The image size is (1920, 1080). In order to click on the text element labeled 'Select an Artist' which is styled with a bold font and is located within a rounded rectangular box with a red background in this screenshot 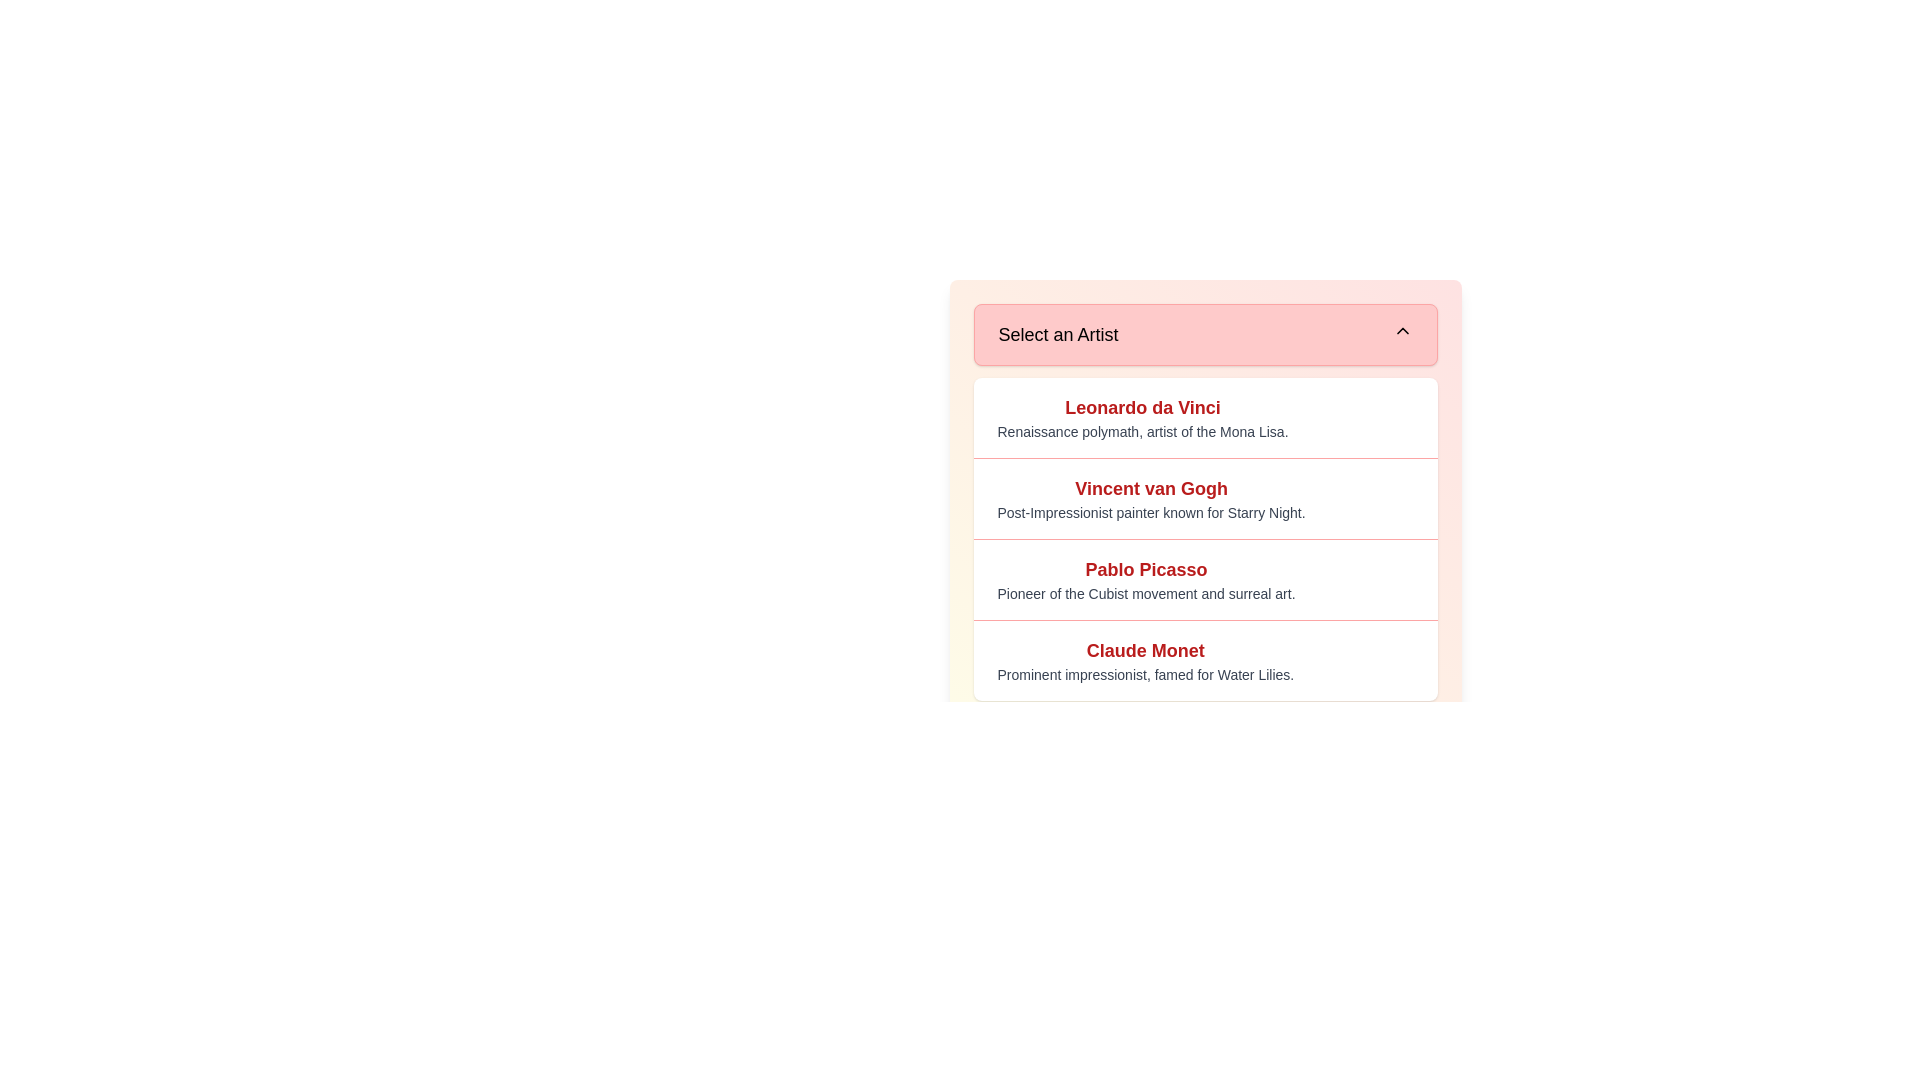, I will do `click(1057, 334)`.